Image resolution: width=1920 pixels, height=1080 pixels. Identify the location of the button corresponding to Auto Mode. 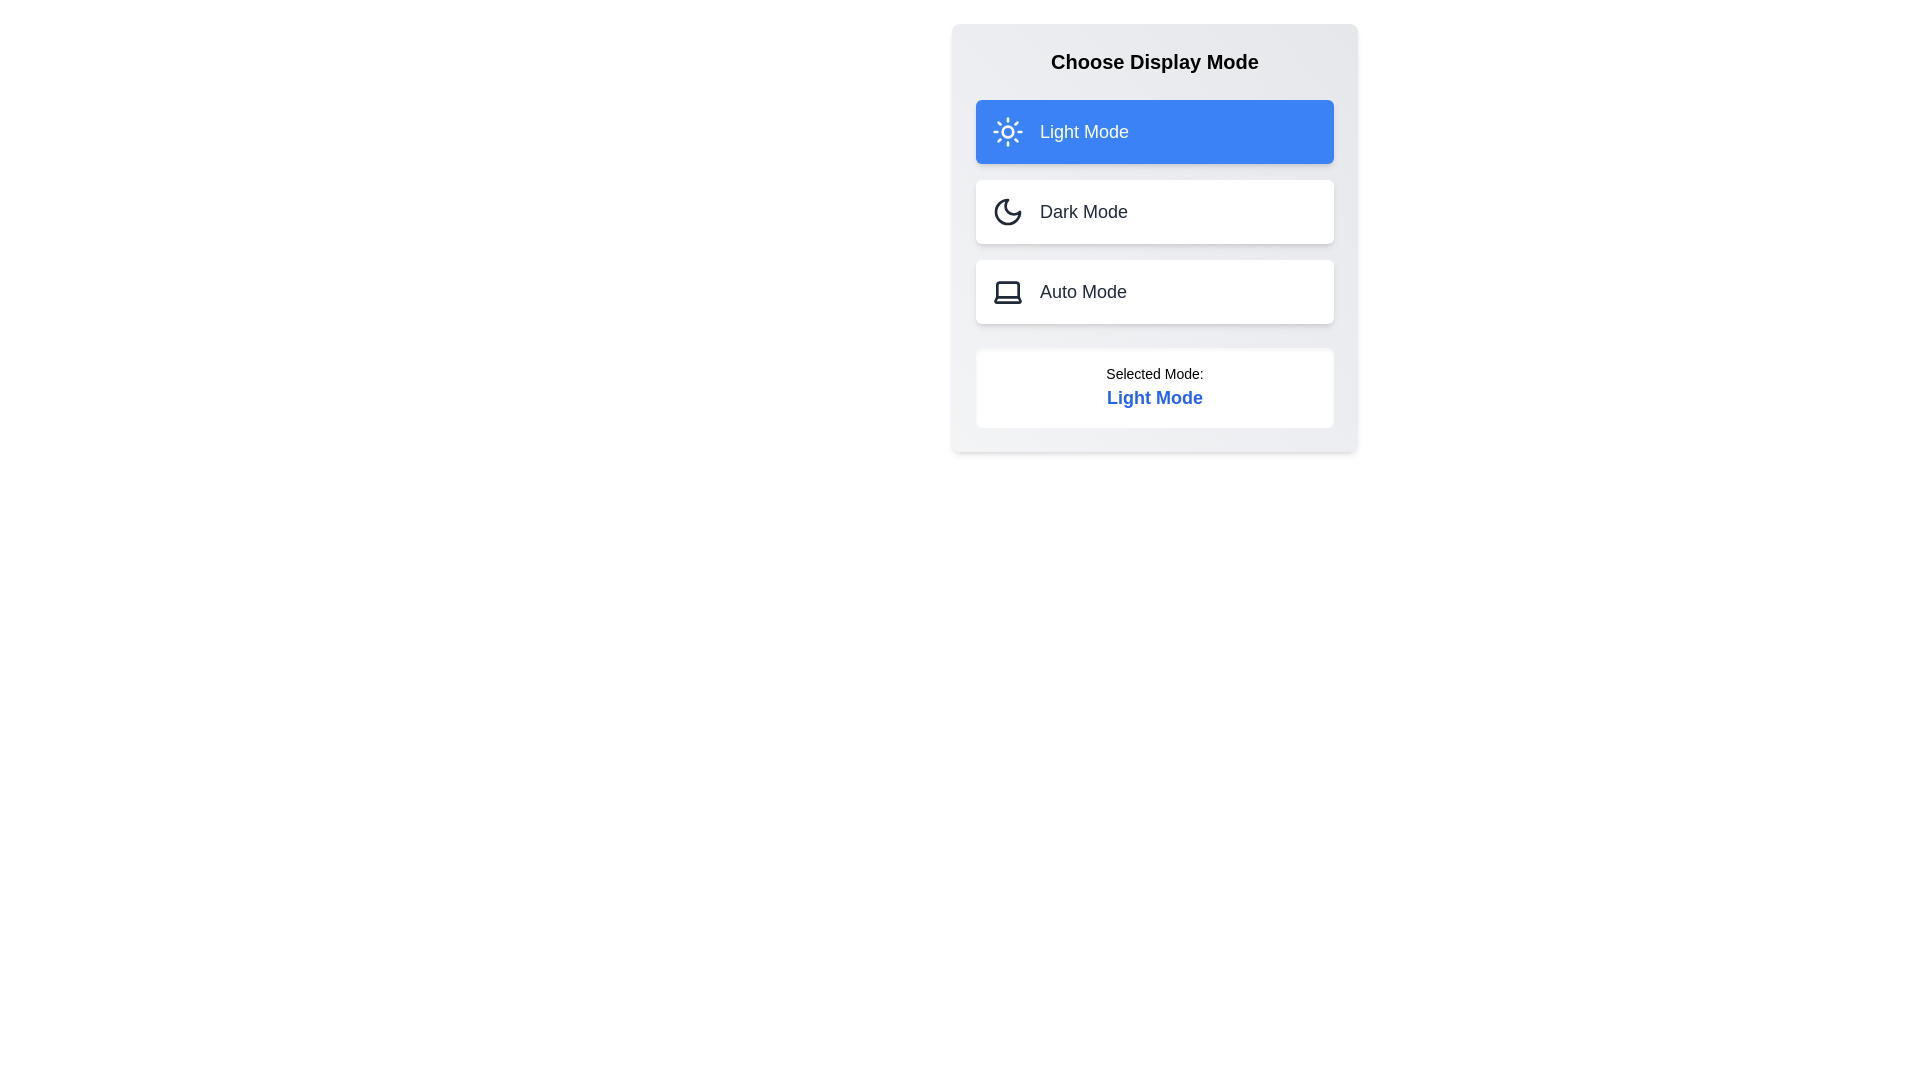
(1155, 292).